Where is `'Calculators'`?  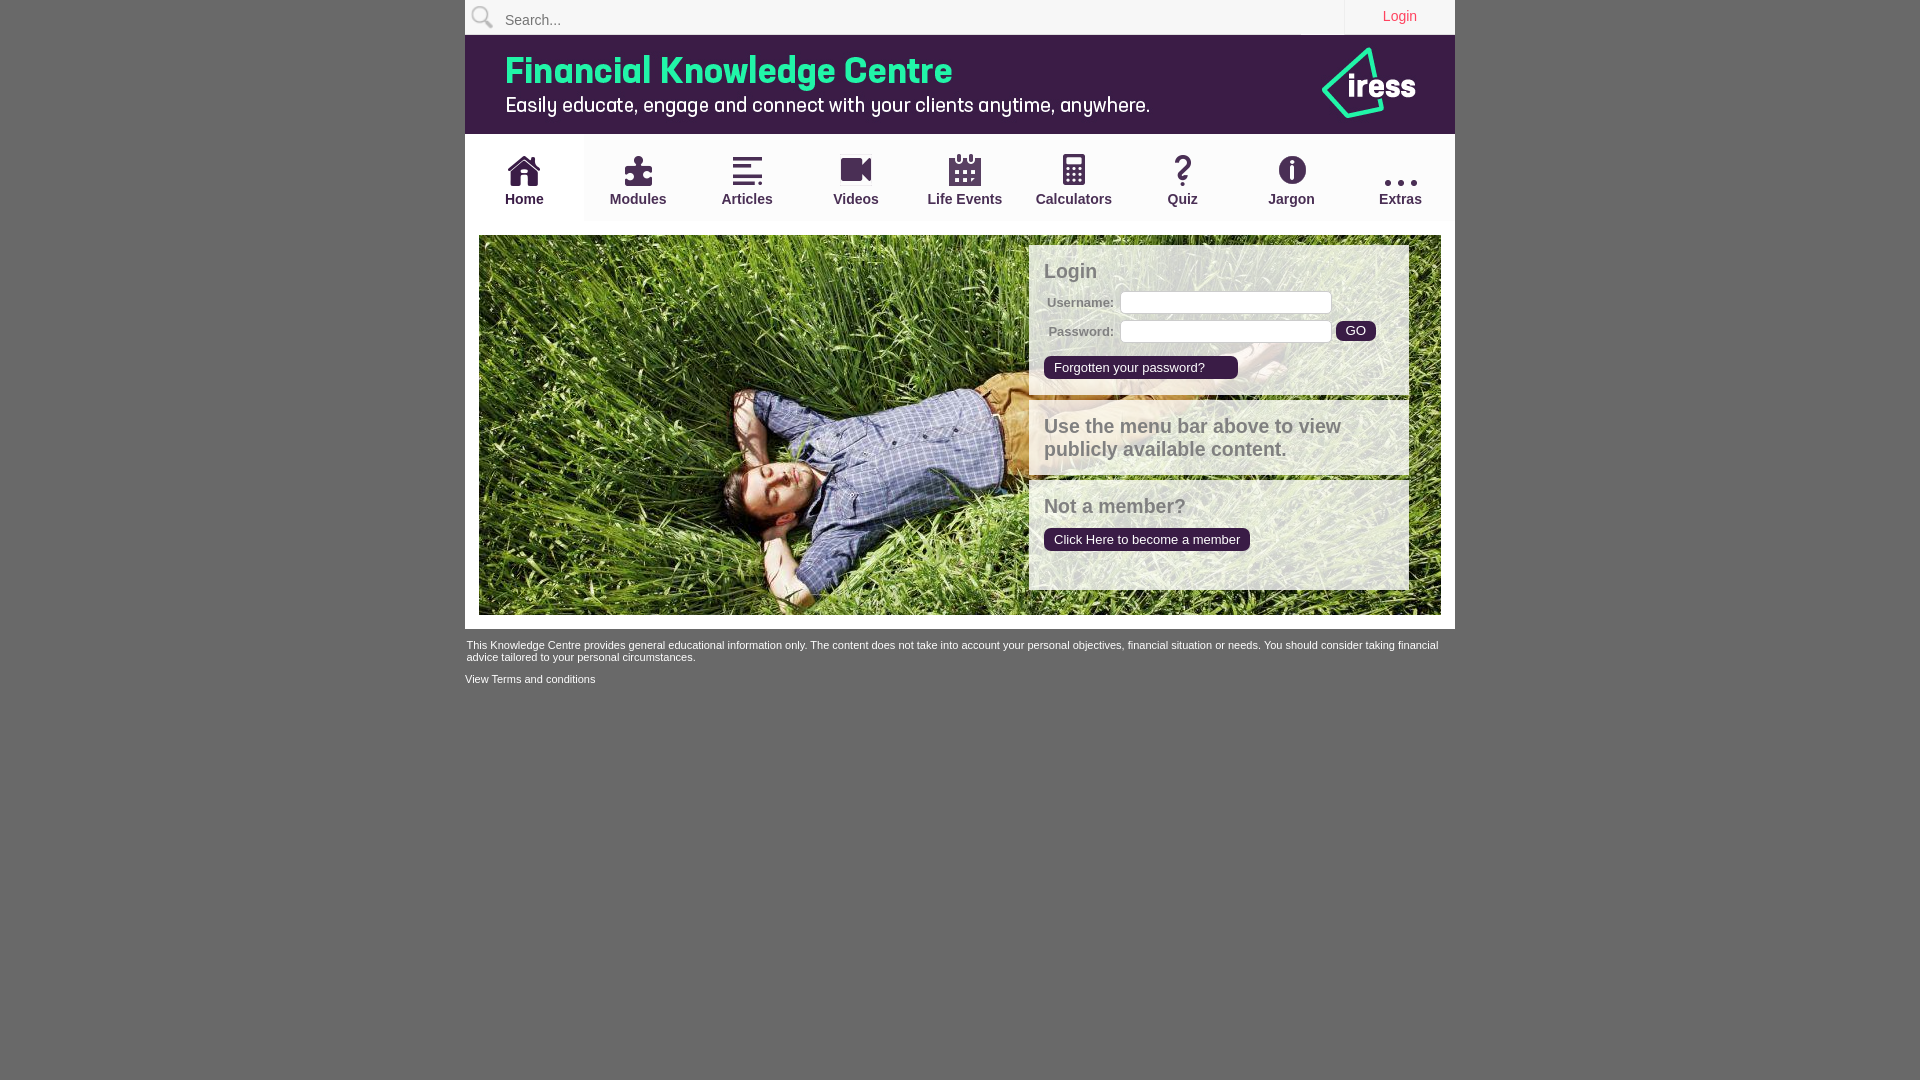 'Calculators' is located at coordinates (1072, 180).